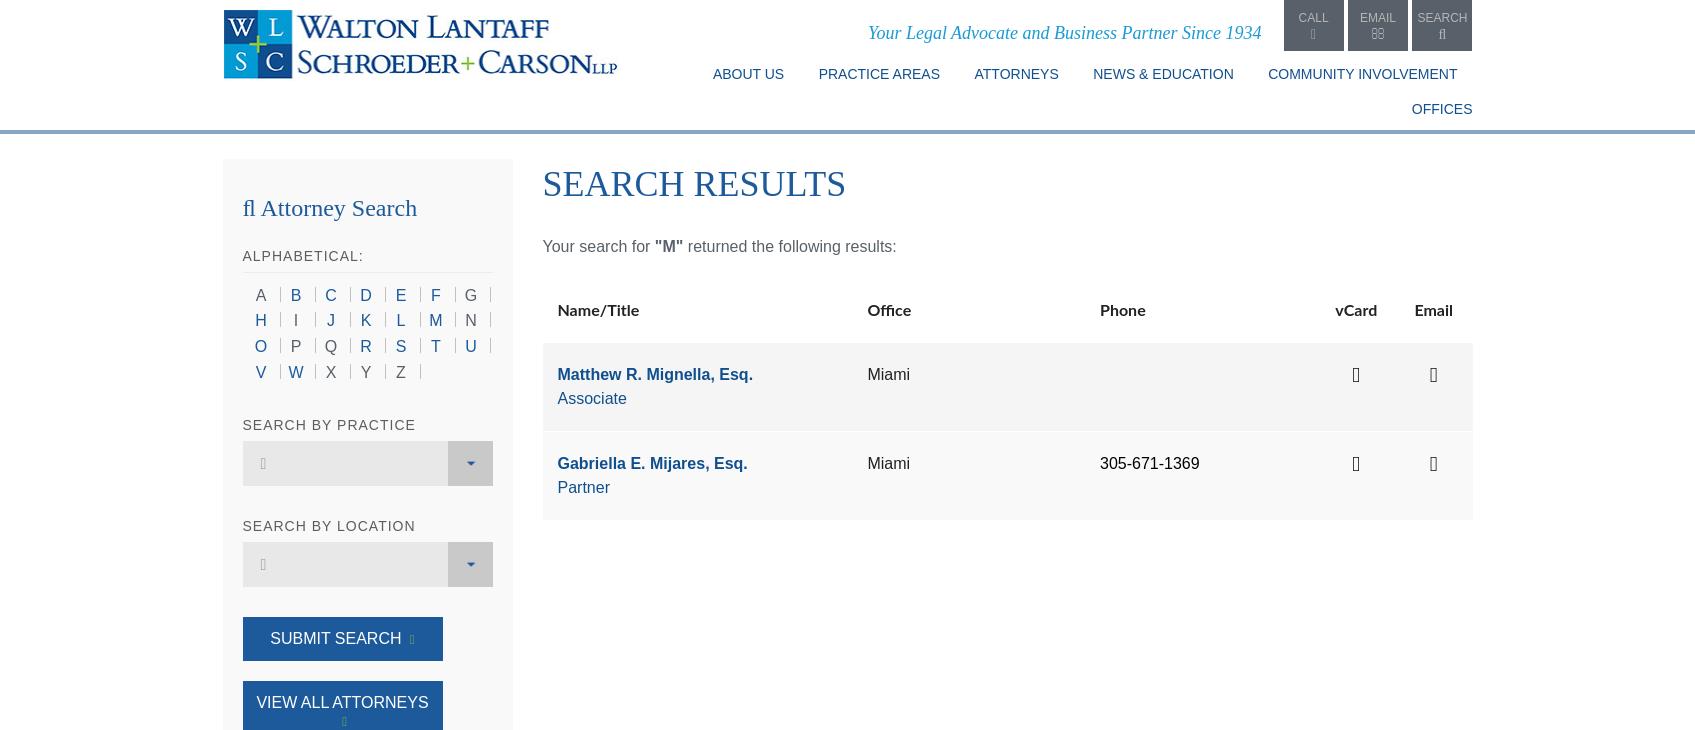 The height and width of the screenshot is (730, 1695). Describe the element at coordinates (1312, 17) in the screenshot. I see `'Call'` at that location.